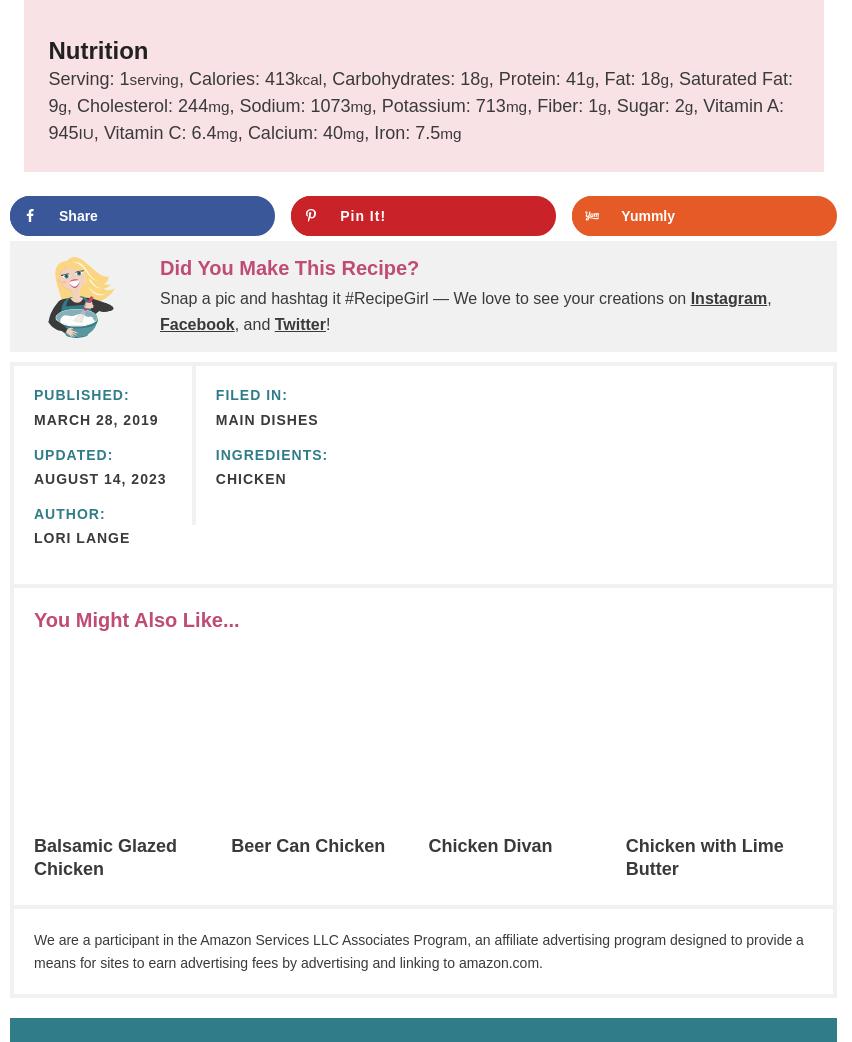  I want to click on 'Twitter', so click(298, 323).